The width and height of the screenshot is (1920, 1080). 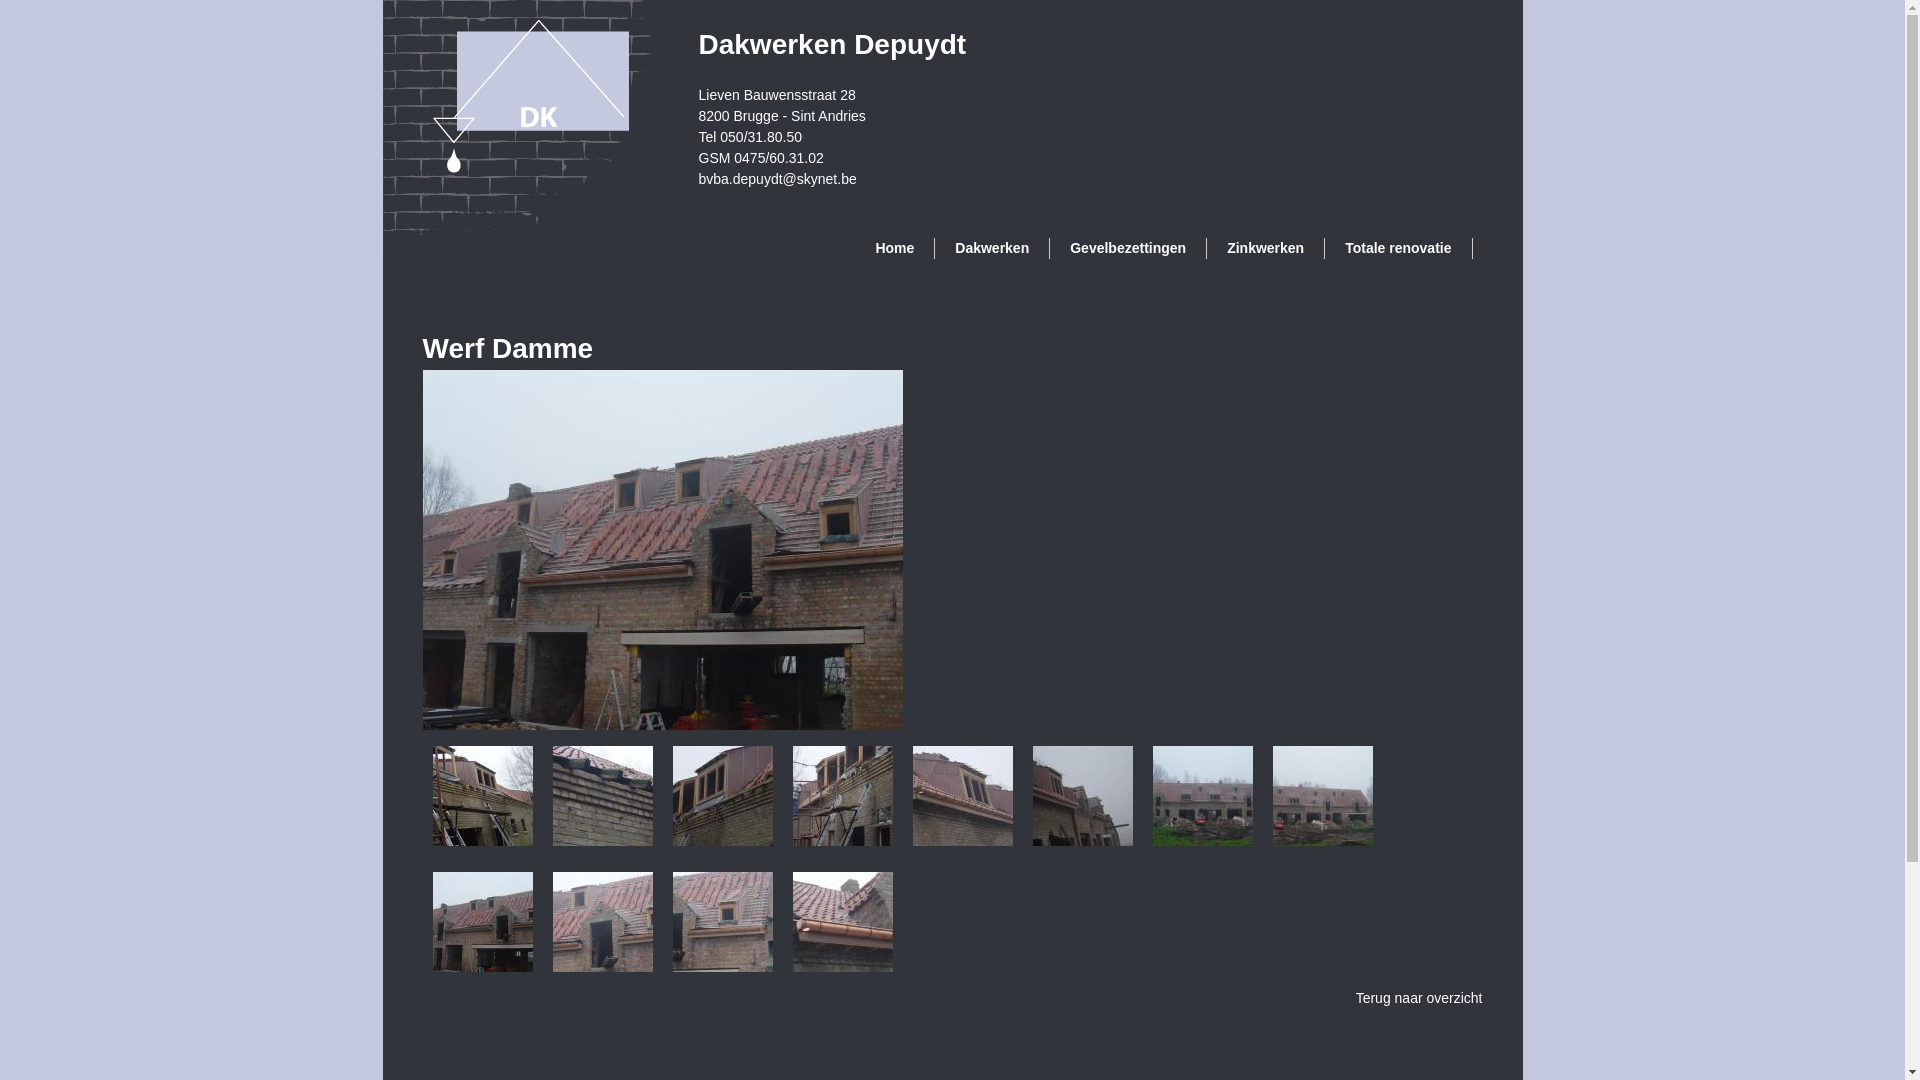 I want to click on 'bvba.depuydt@skynet.be', so click(x=776, y=176).